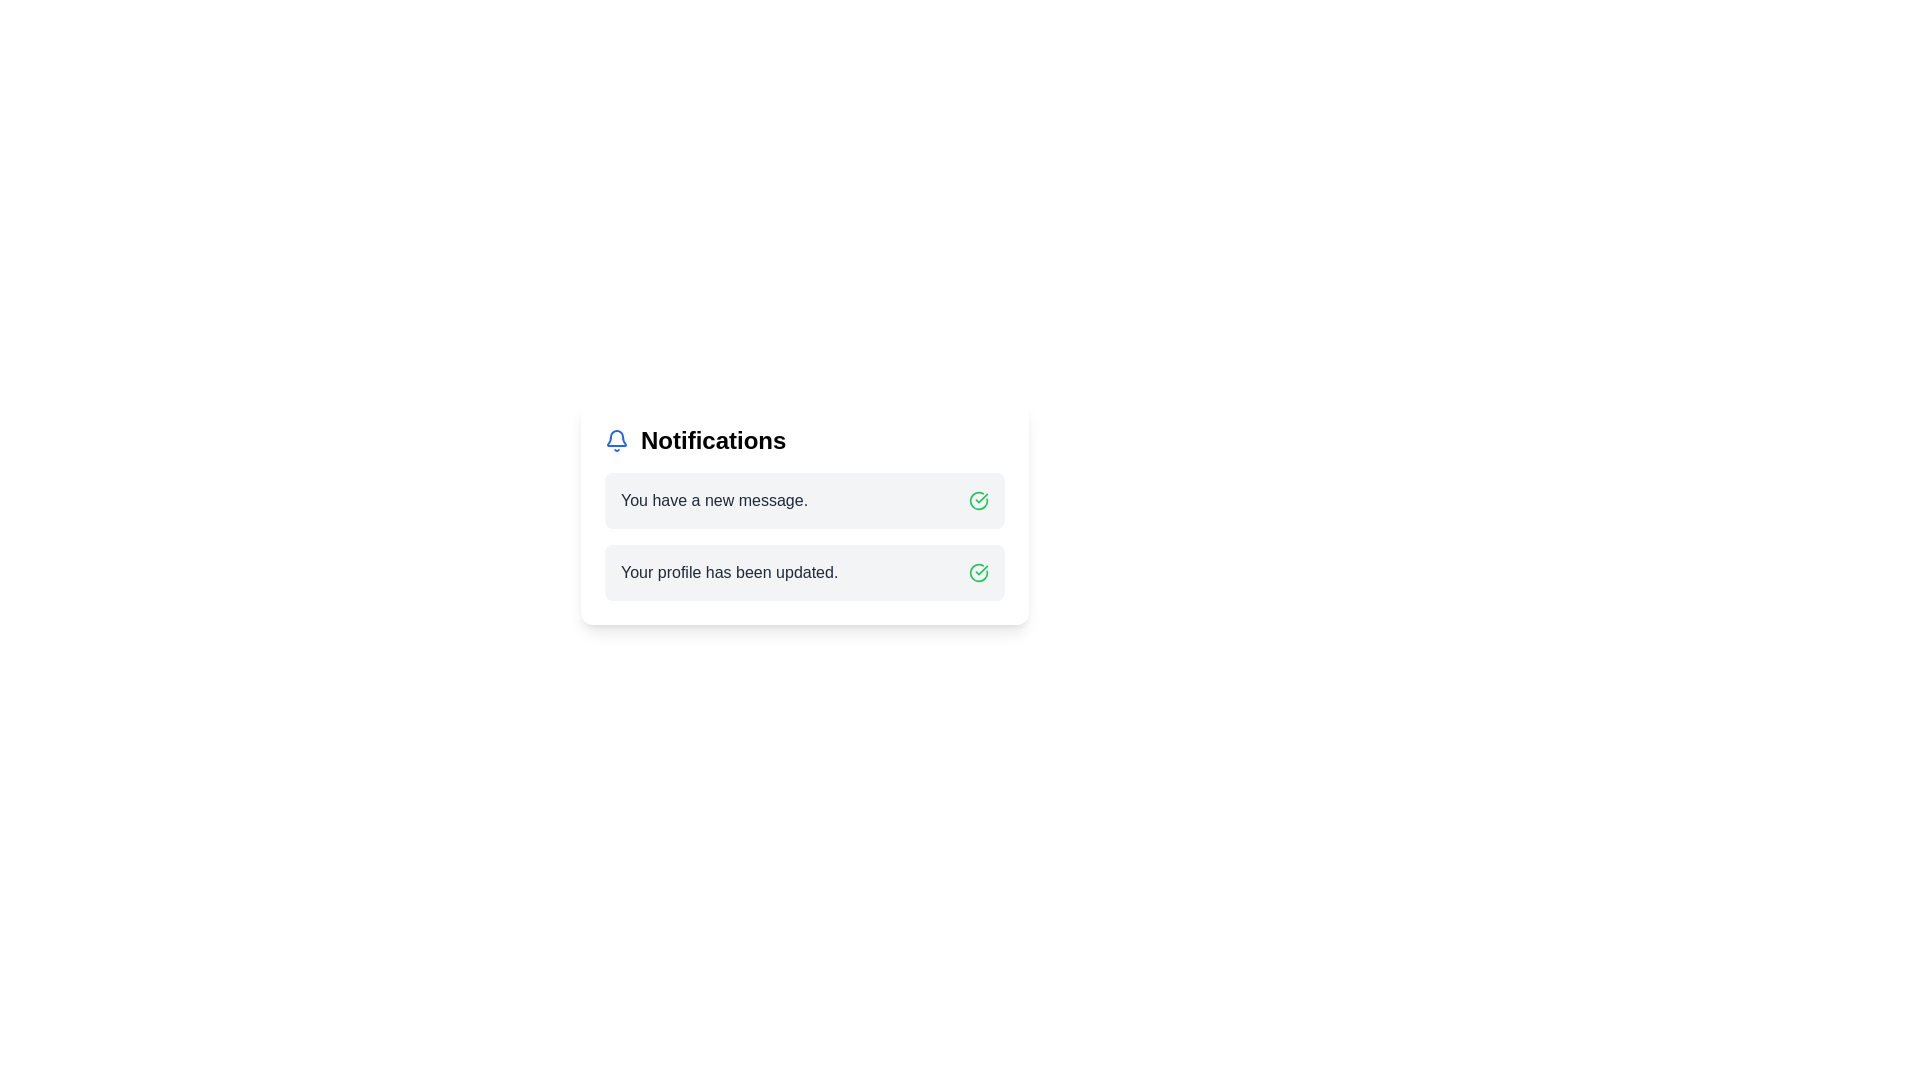 The width and height of the screenshot is (1920, 1080). What do you see at coordinates (714, 500) in the screenshot?
I see `the notification message Text Block located within the first notification entry, which is displayed against a light gray background with rounded corners` at bounding box center [714, 500].